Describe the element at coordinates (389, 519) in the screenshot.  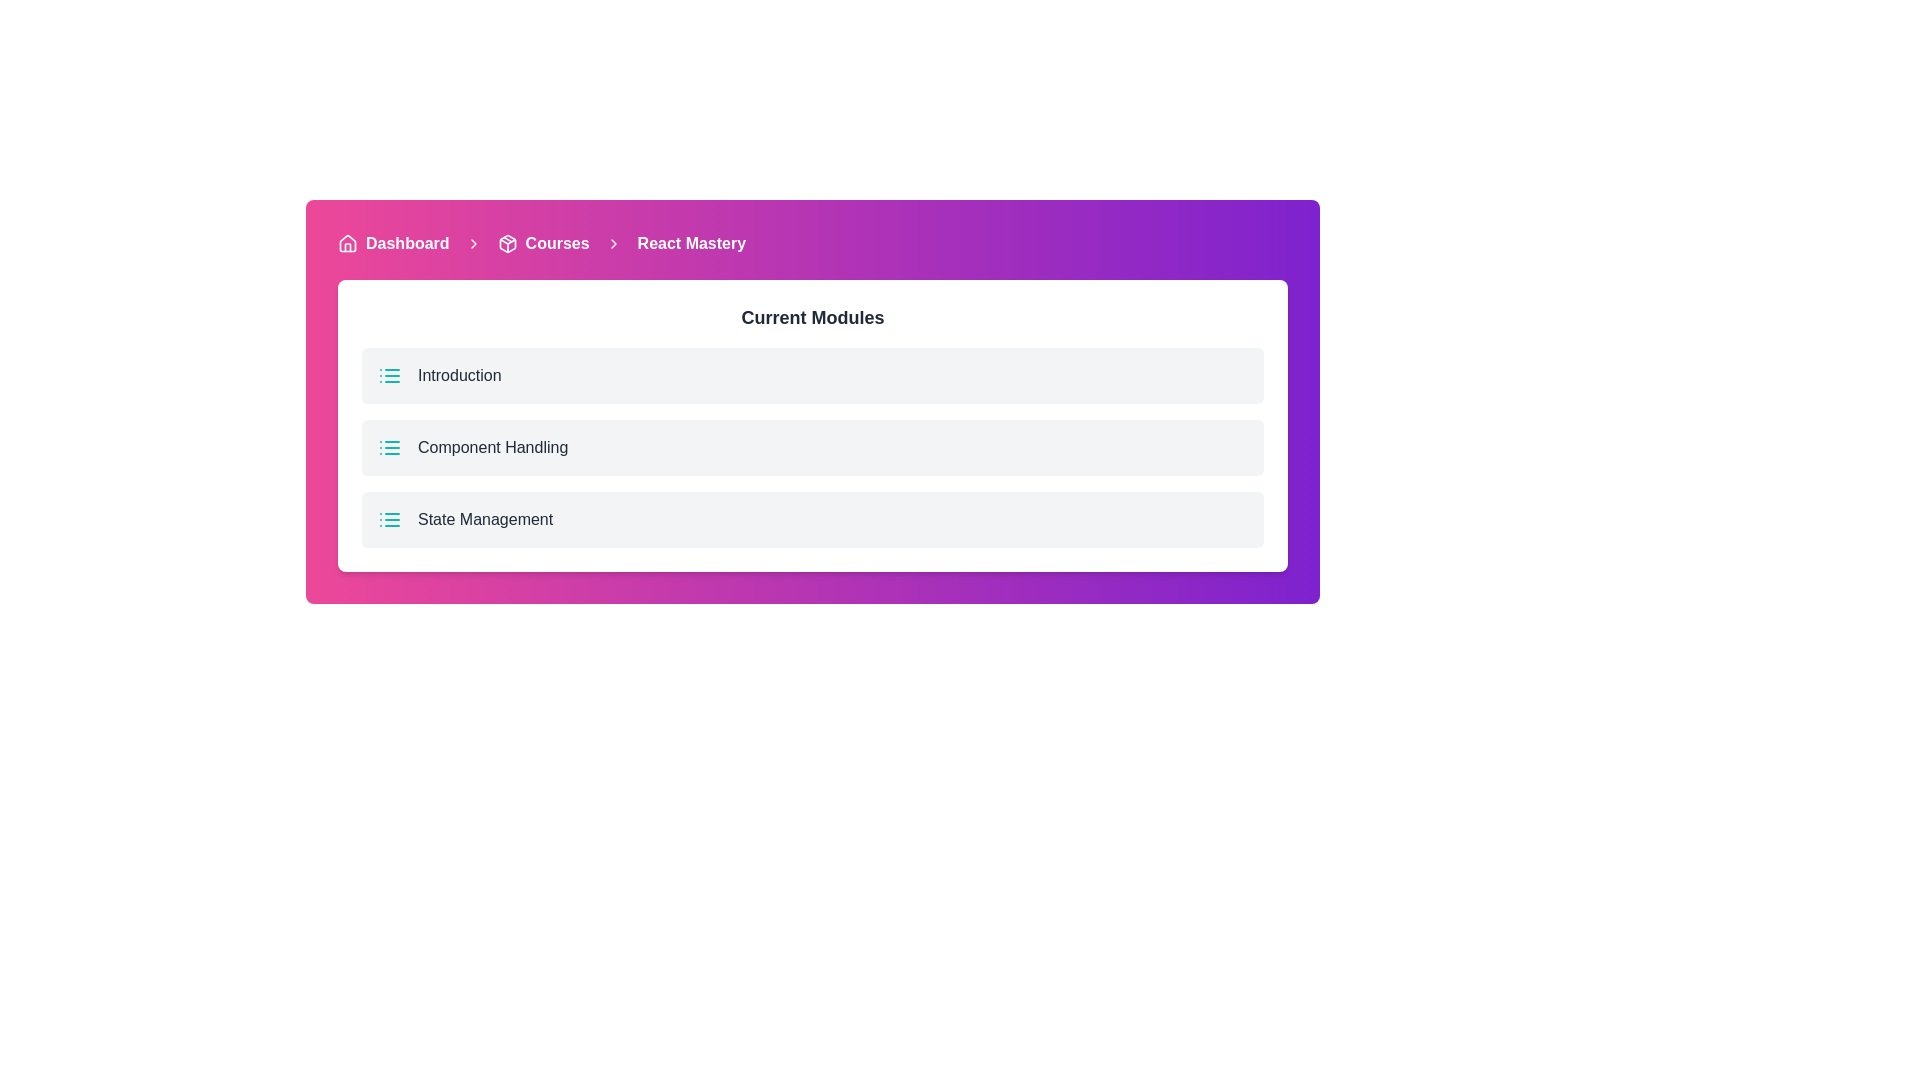
I see `the 'State Management' icon, which is a horizontally aligned list icon with three teal lines and three dots on the left, located to the far left of the text 'State Management'` at that location.